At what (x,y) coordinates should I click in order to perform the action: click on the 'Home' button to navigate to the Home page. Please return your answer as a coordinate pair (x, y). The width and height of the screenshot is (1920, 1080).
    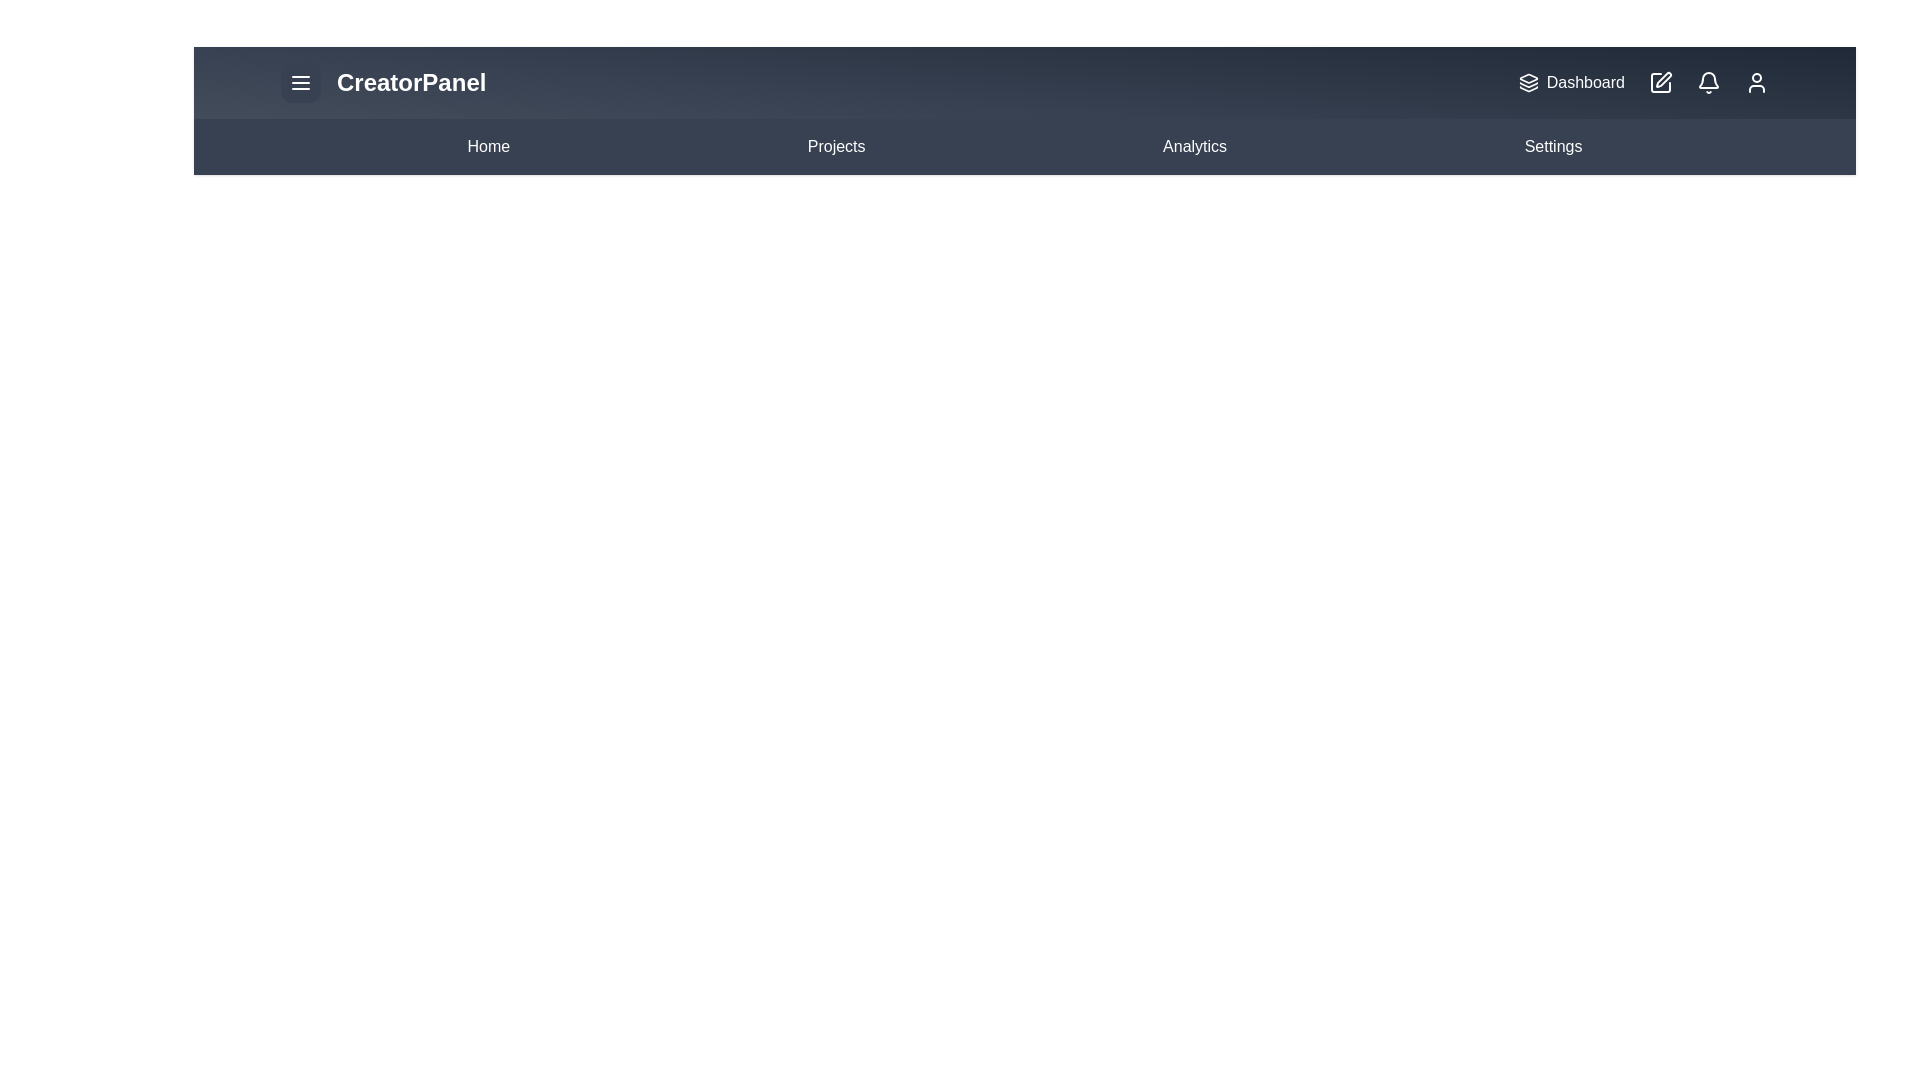
    Looking at the image, I should click on (488, 145).